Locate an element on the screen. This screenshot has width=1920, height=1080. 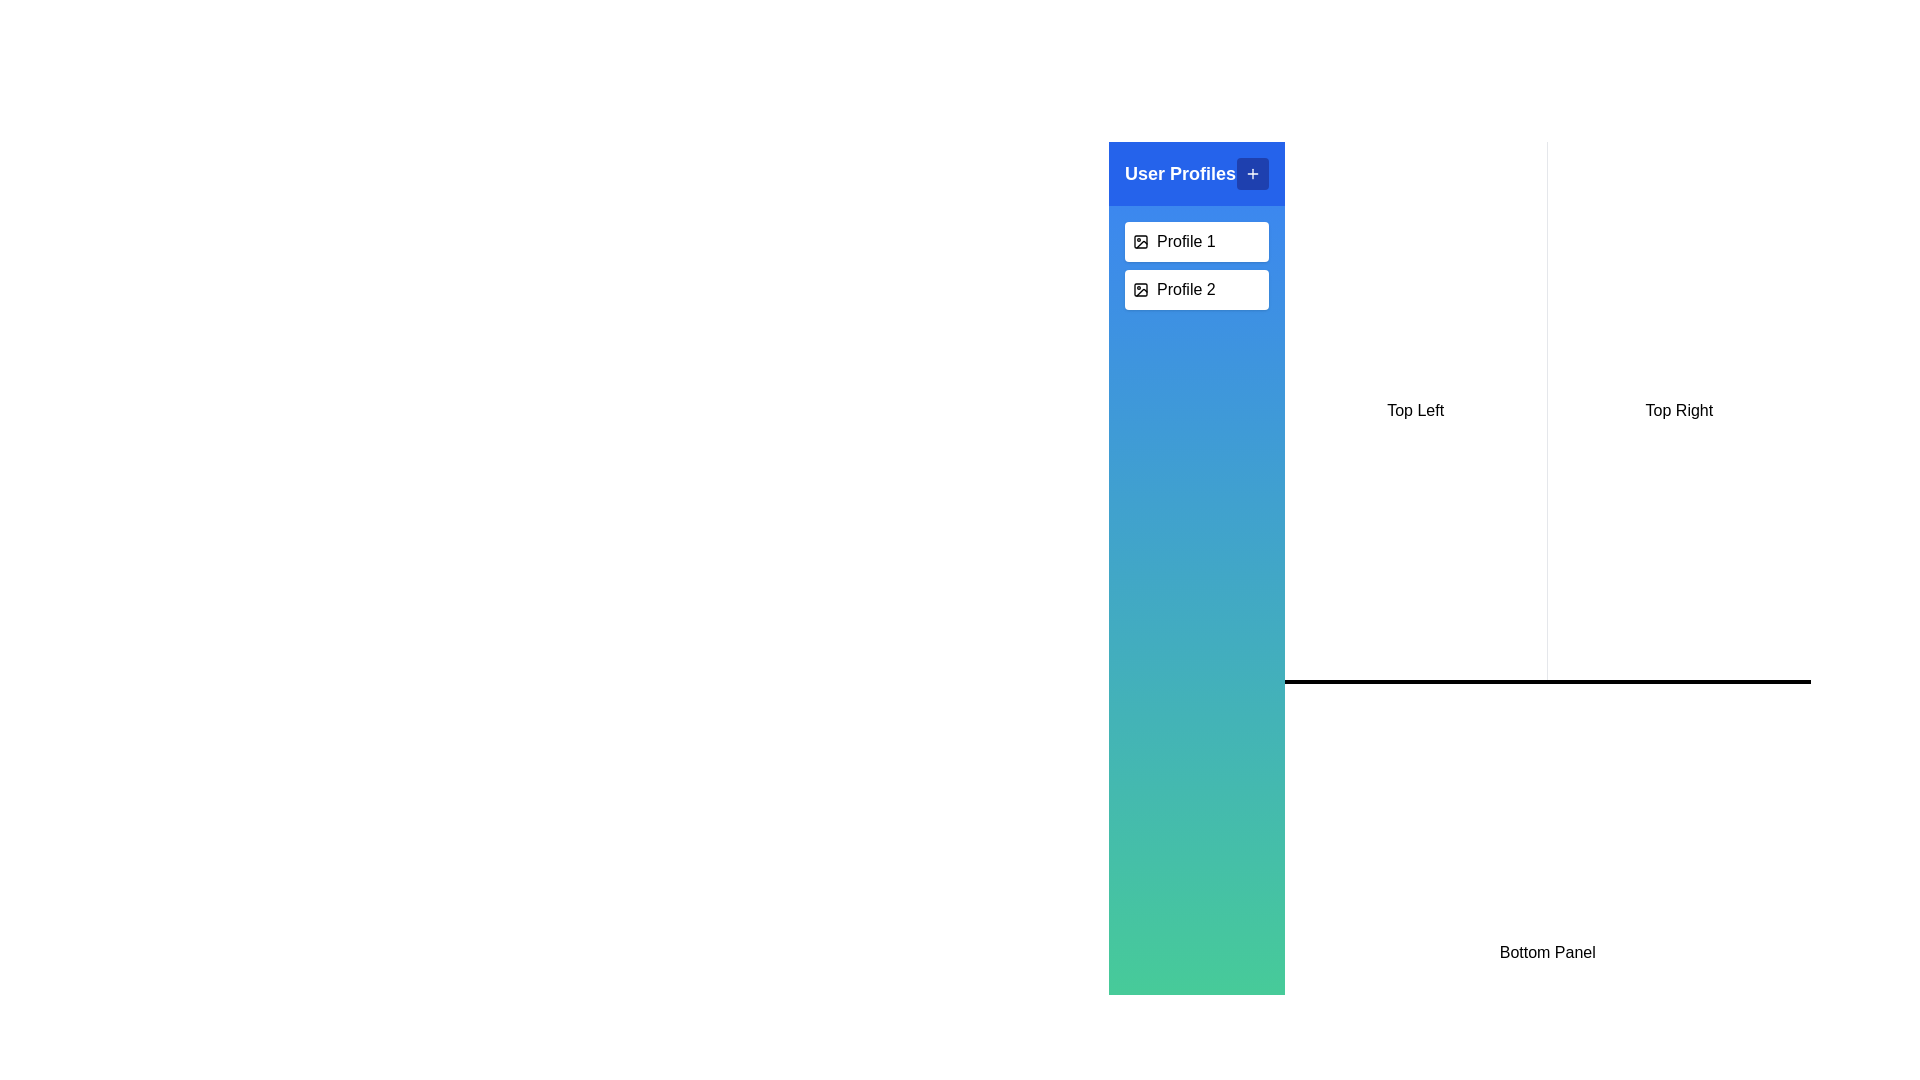
the 'User Profiles' label, which displays bold white text on a dark blue background, located at the top left of the vertical panel adjacent to a plus symbol icon is located at coordinates (1180, 172).